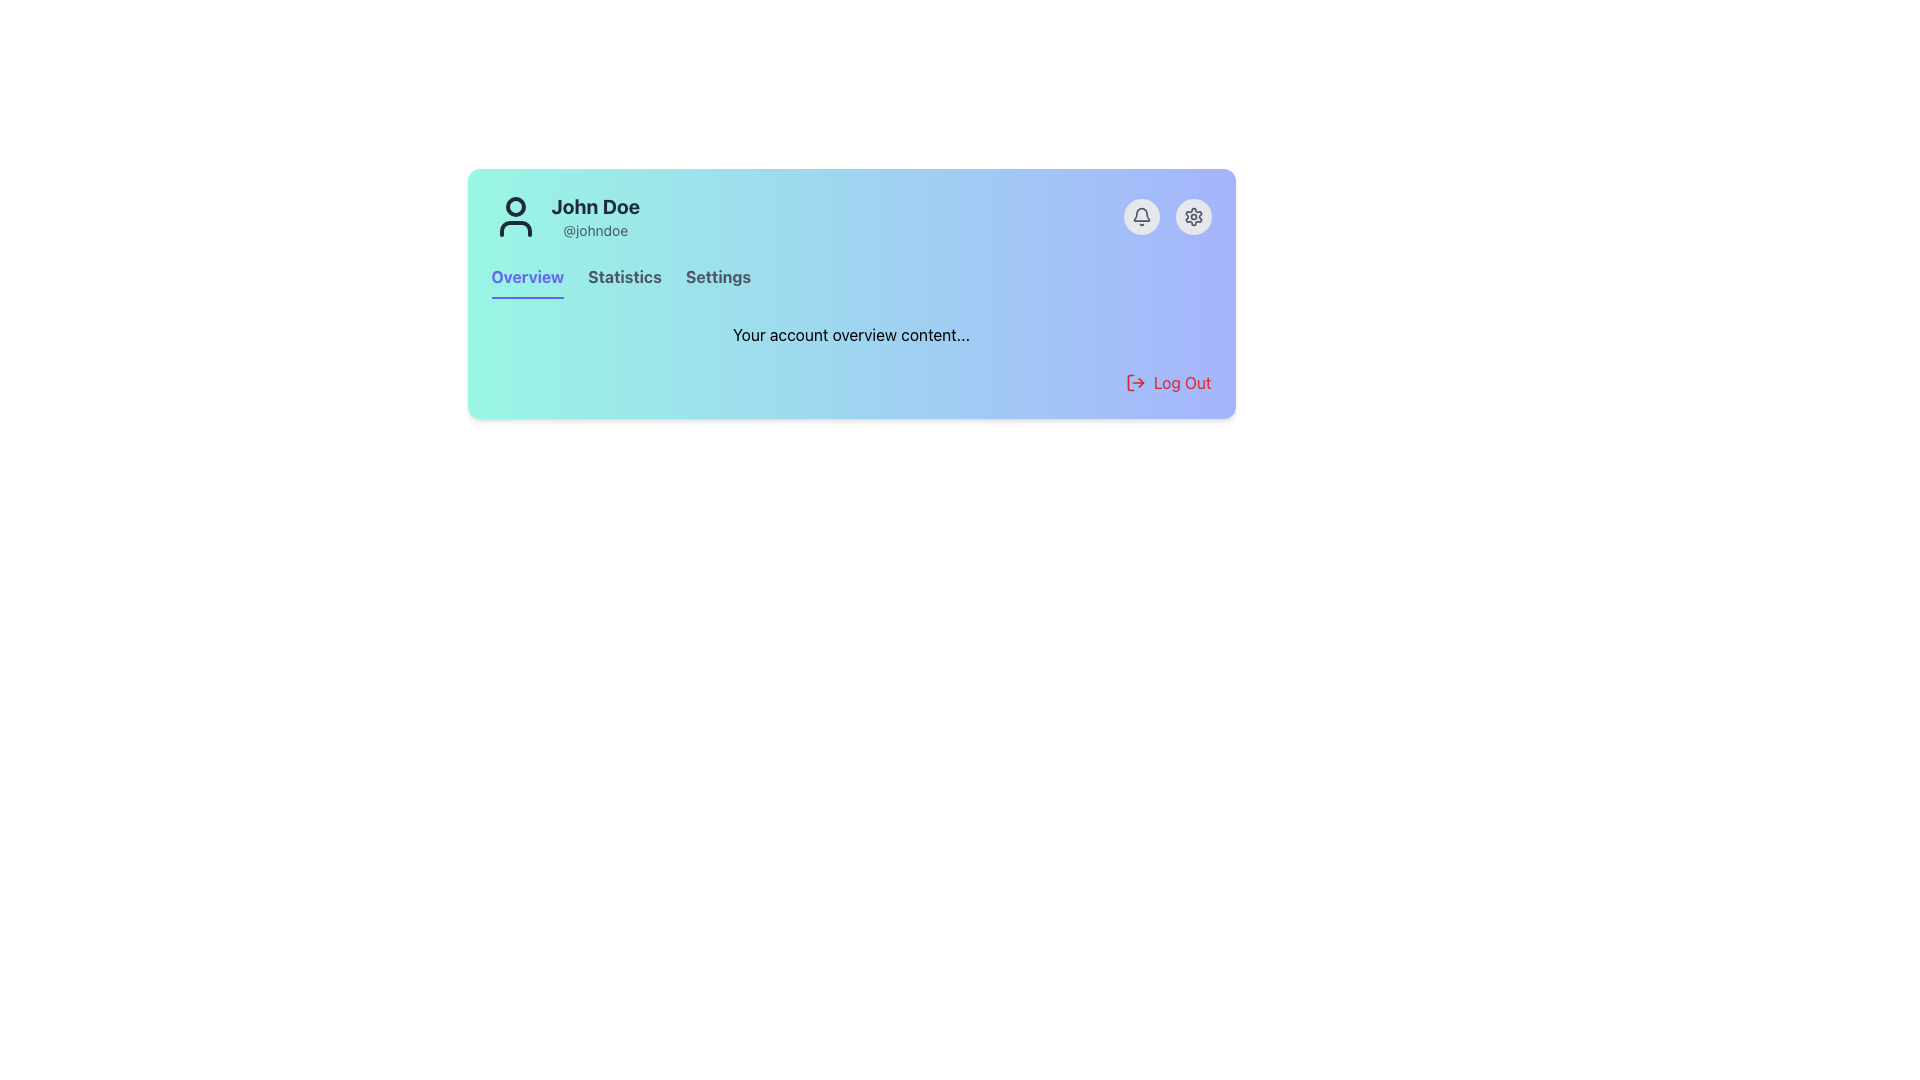  Describe the element at coordinates (1141, 214) in the screenshot. I see `the notification icon located in the top-right corner of the interface, which is part of a rounded button containing a bell icon` at that location.